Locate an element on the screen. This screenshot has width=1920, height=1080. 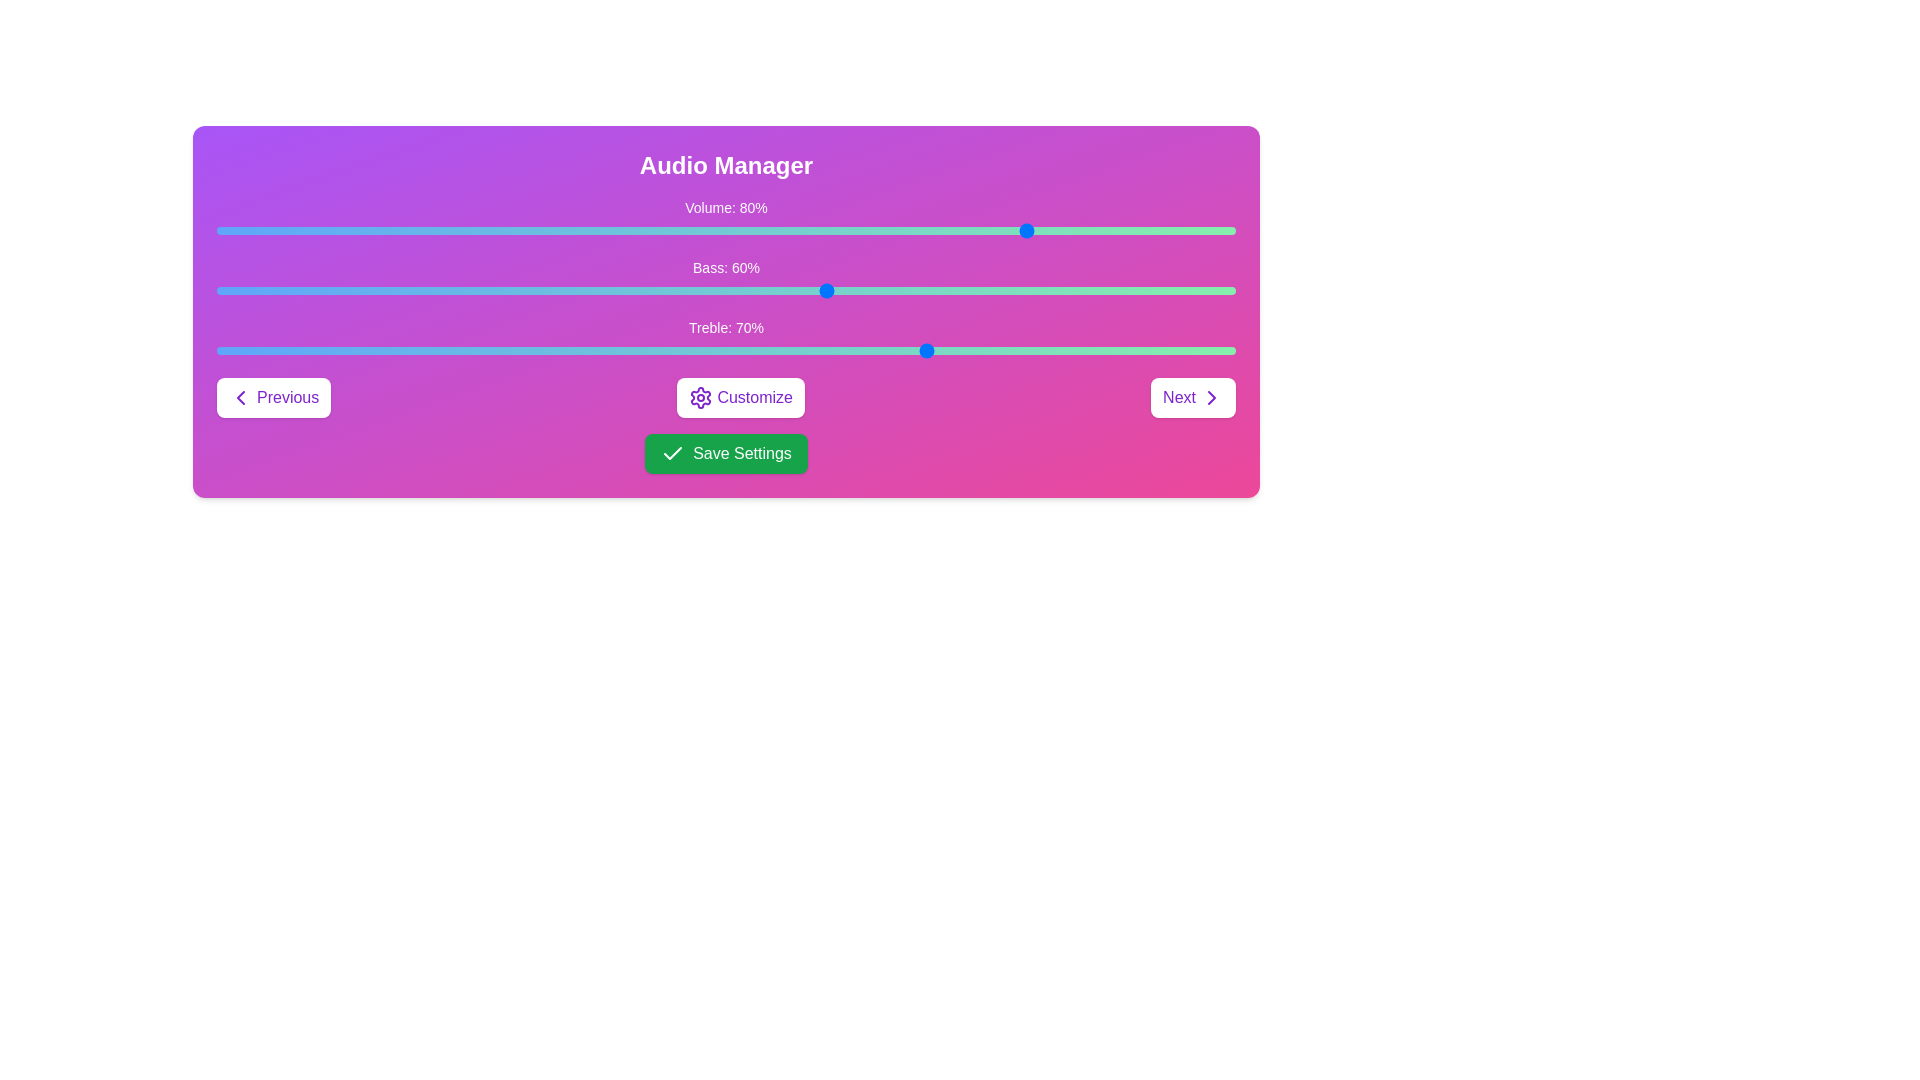
the slider is located at coordinates (623, 350).